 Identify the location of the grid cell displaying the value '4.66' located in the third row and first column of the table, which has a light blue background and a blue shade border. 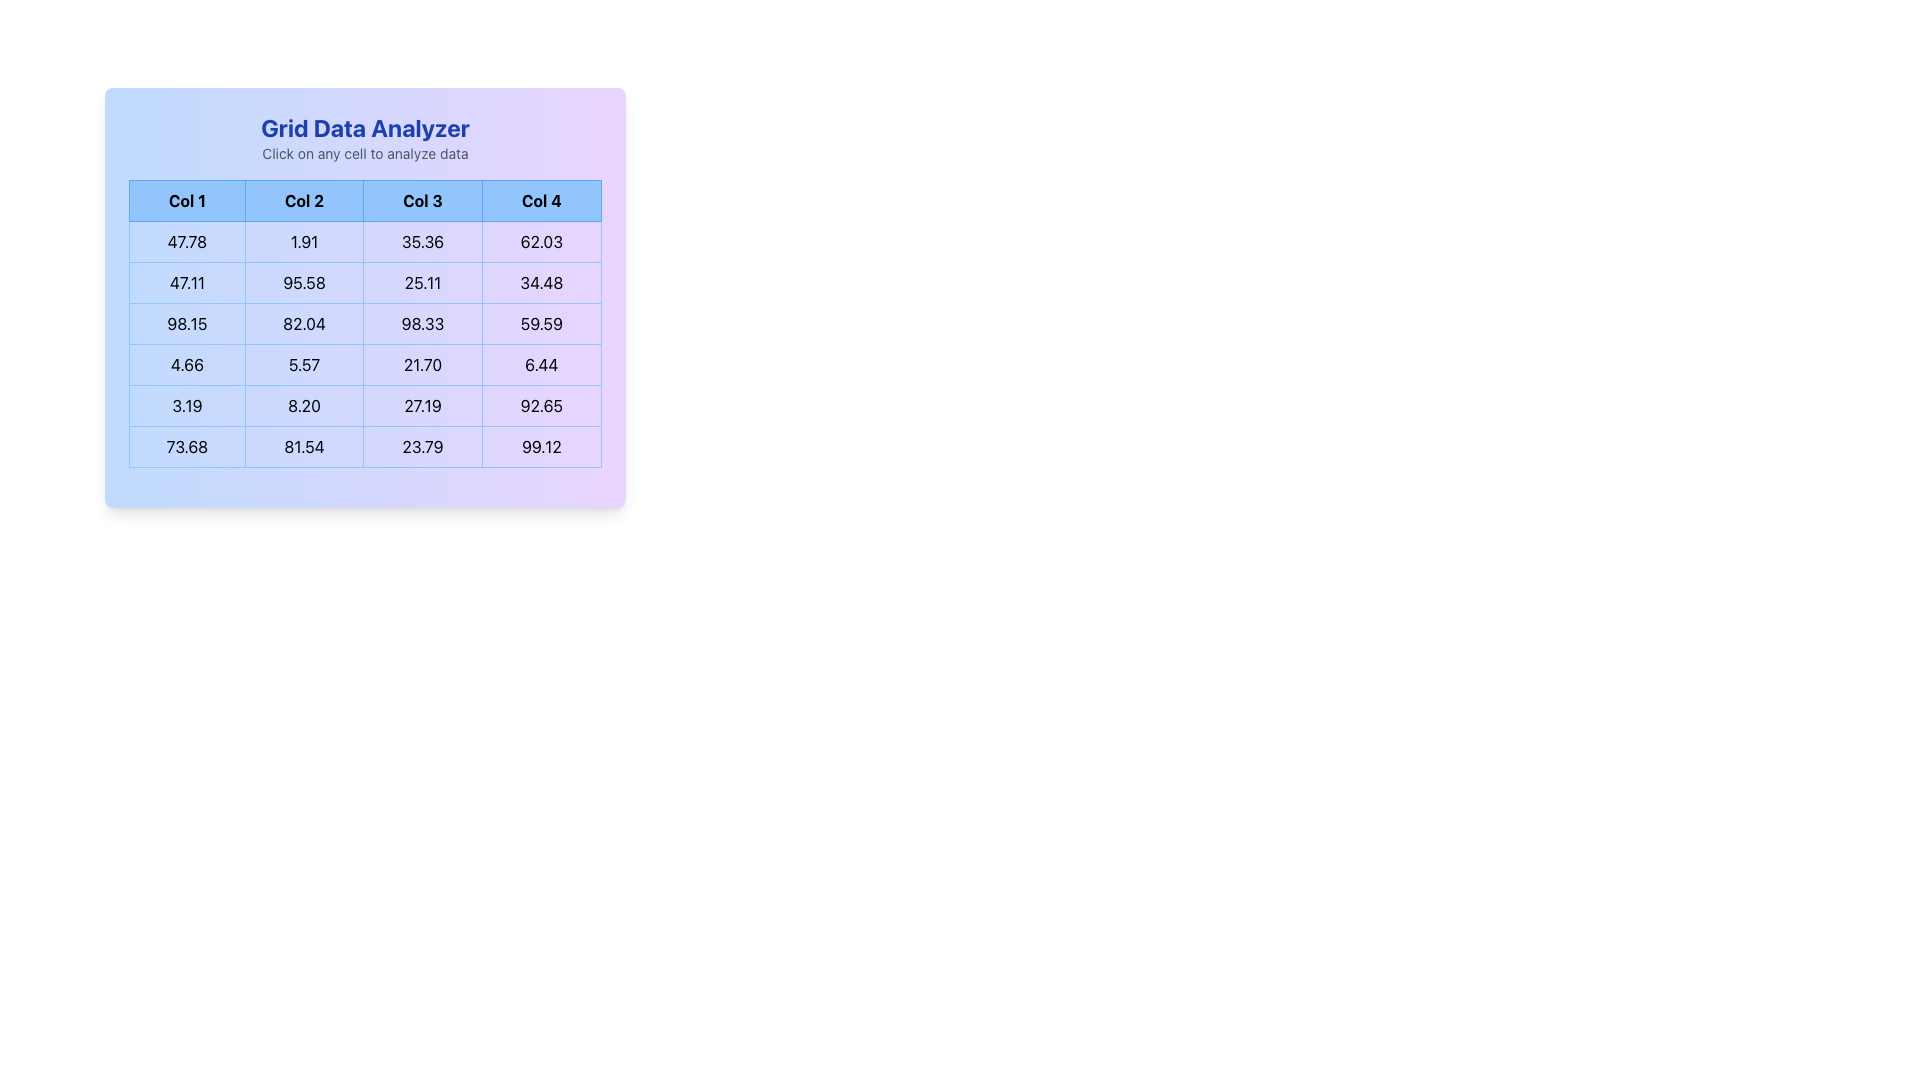
(187, 365).